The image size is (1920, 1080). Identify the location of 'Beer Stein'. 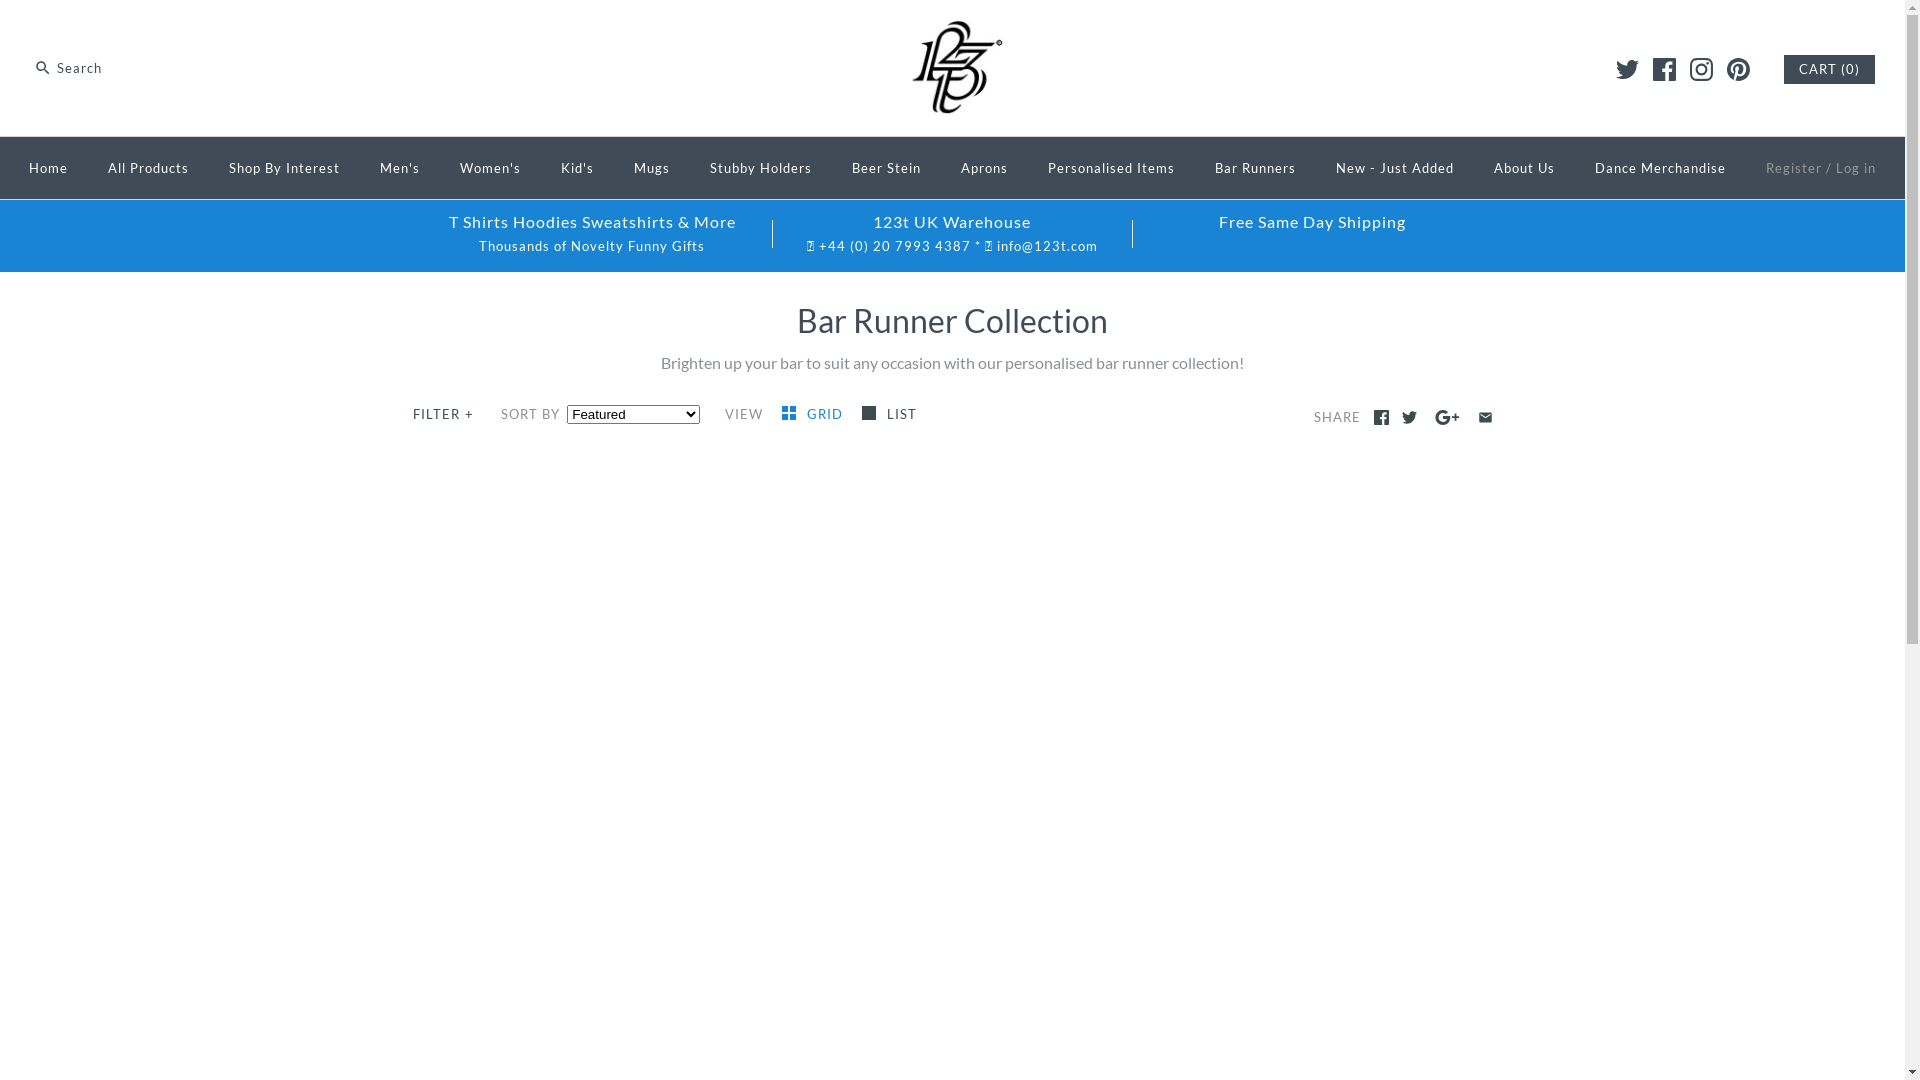
(834, 167).